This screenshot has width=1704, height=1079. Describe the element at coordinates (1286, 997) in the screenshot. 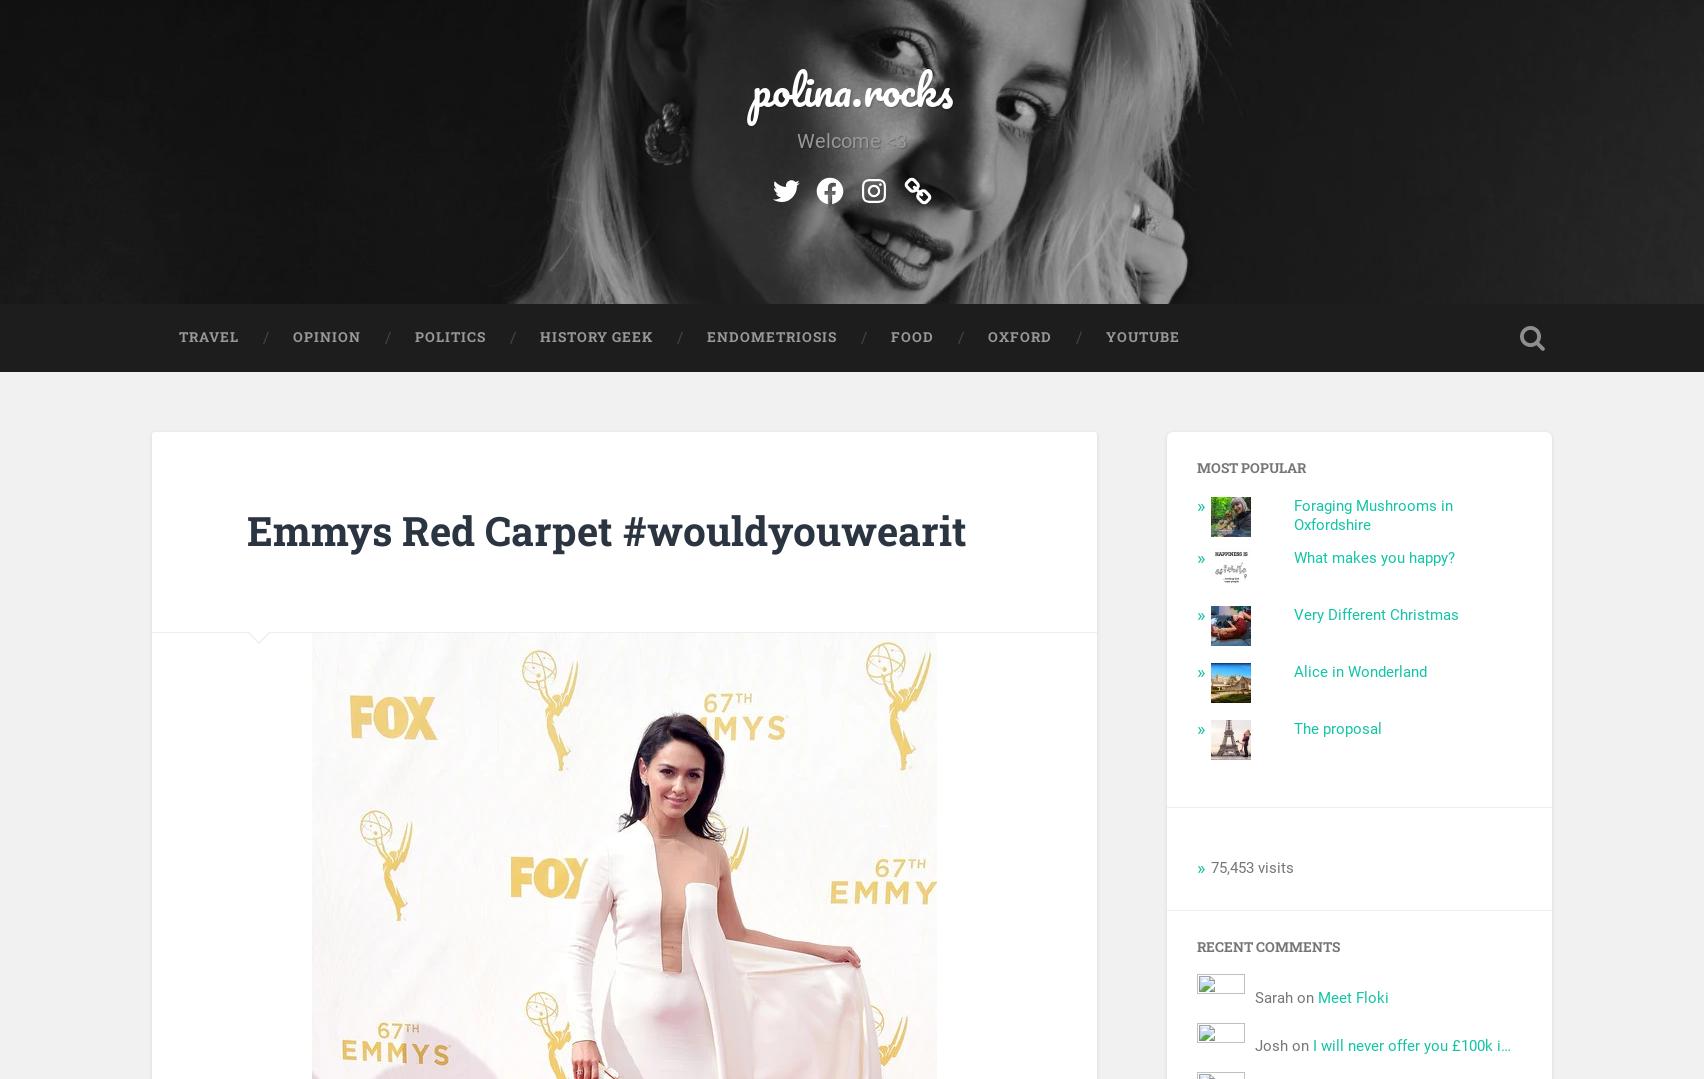

I see `'Sarah on'` at that location.